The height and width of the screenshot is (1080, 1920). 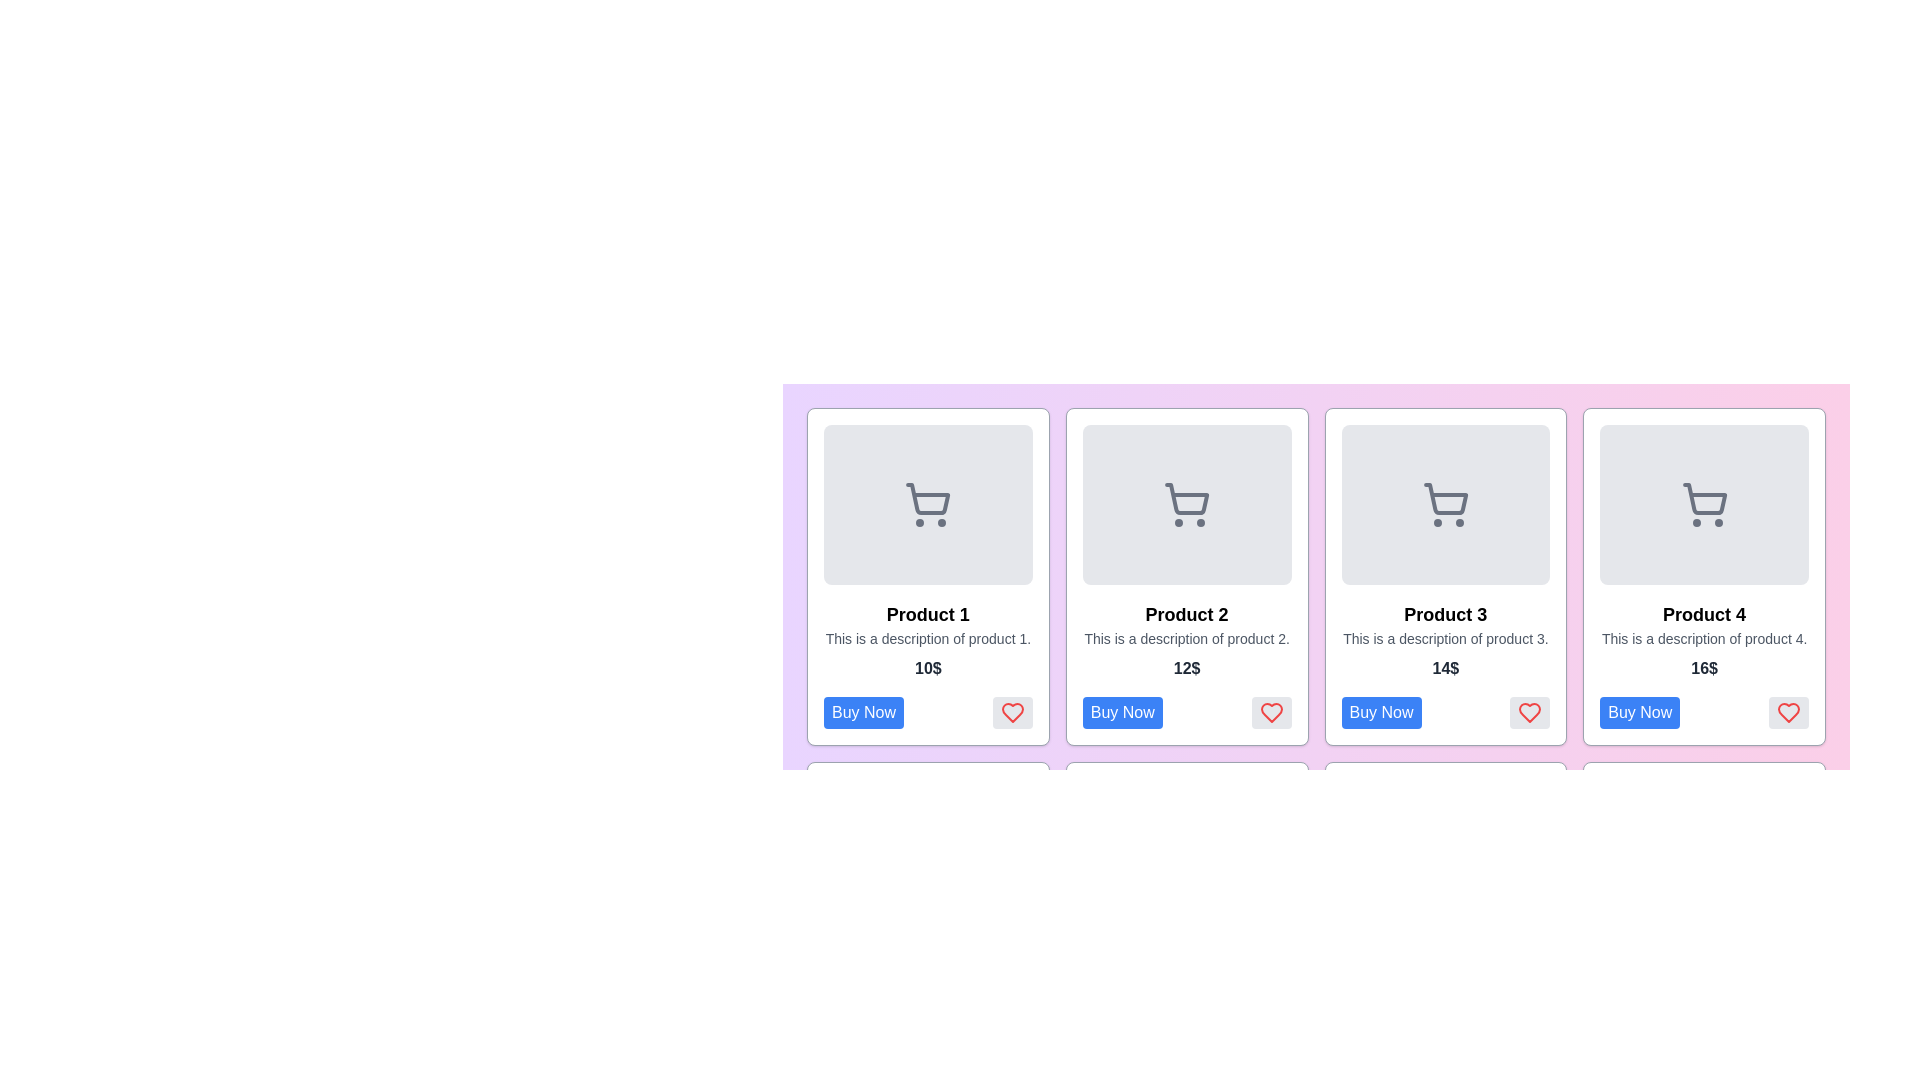 I want to click on the static text displaying the price of the product located in the fourth product card from the left, positioned below the product description and above the 'Buy Now' button, so click(x=1703, y=668).